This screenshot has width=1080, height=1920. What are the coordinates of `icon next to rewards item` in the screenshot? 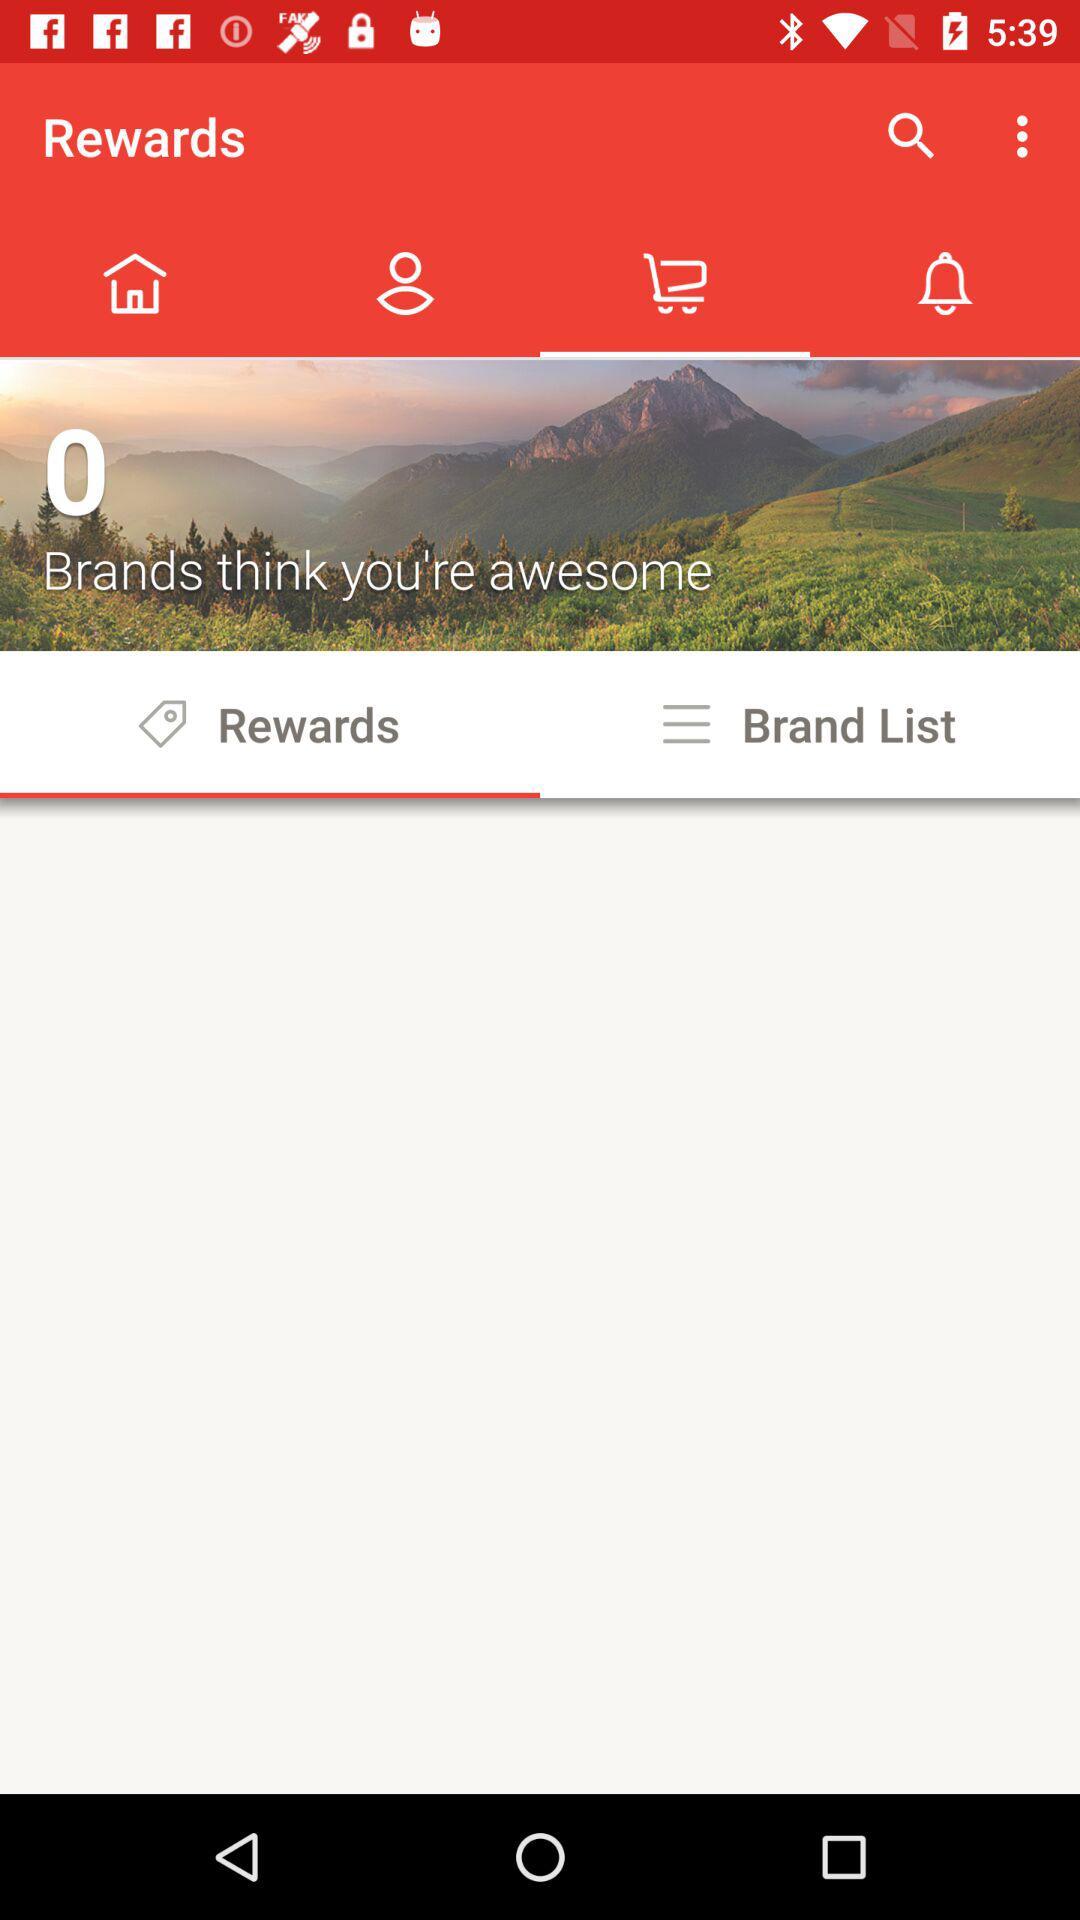 It's located at (911, 135).